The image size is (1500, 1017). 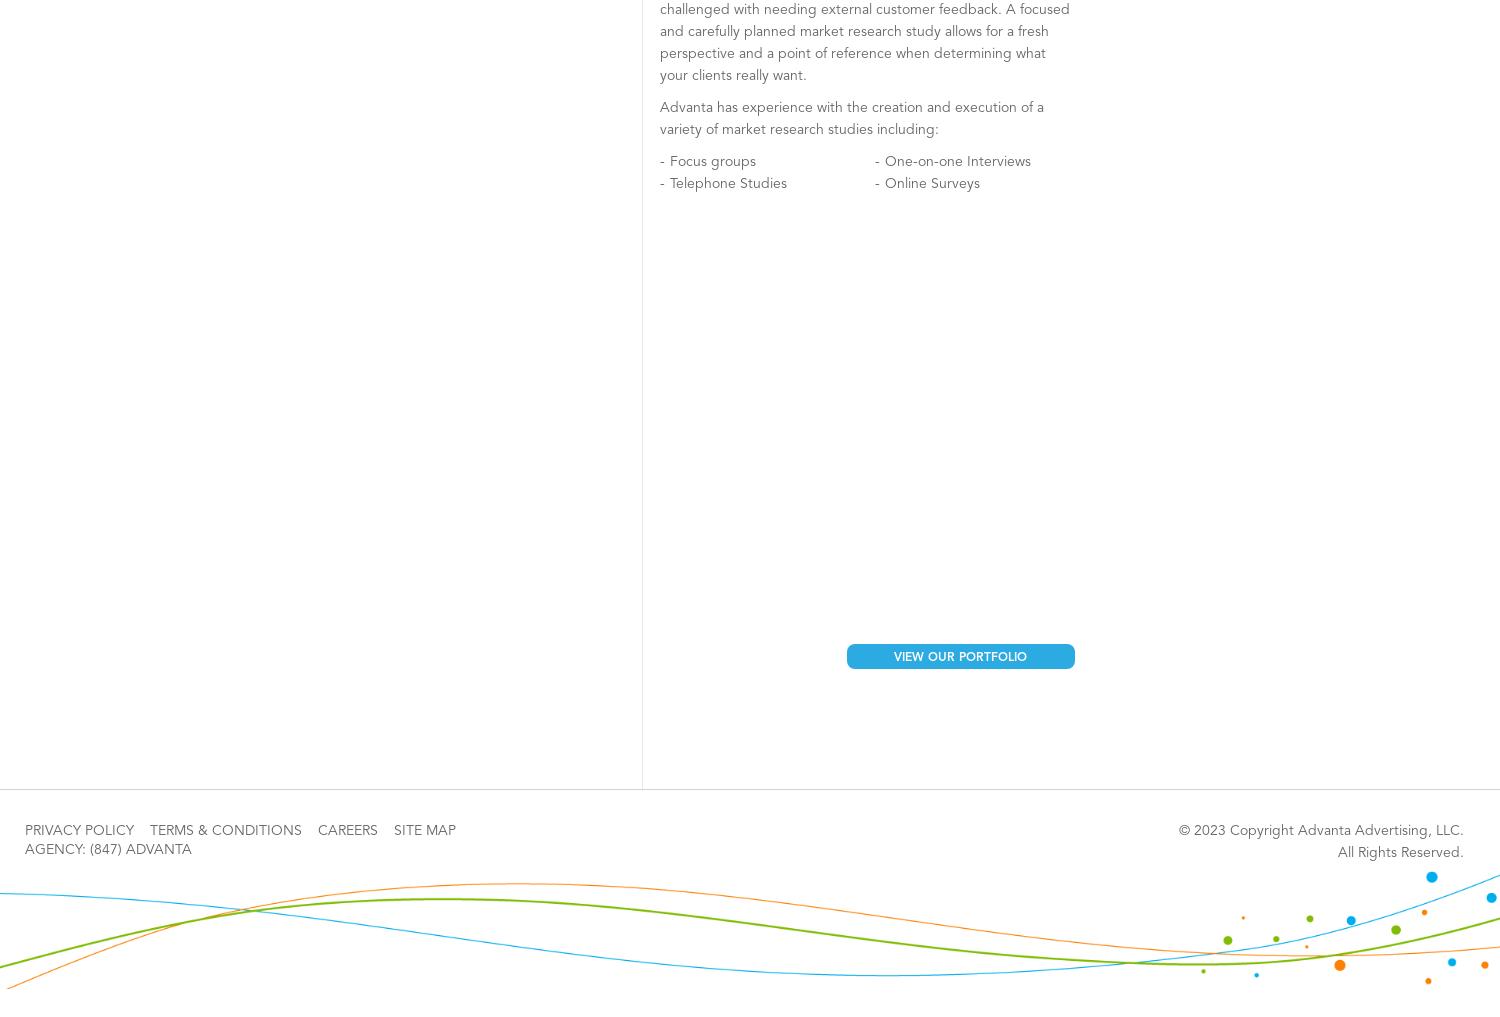 I want to click on 'View our portfolio', so click(x=959, y=657).